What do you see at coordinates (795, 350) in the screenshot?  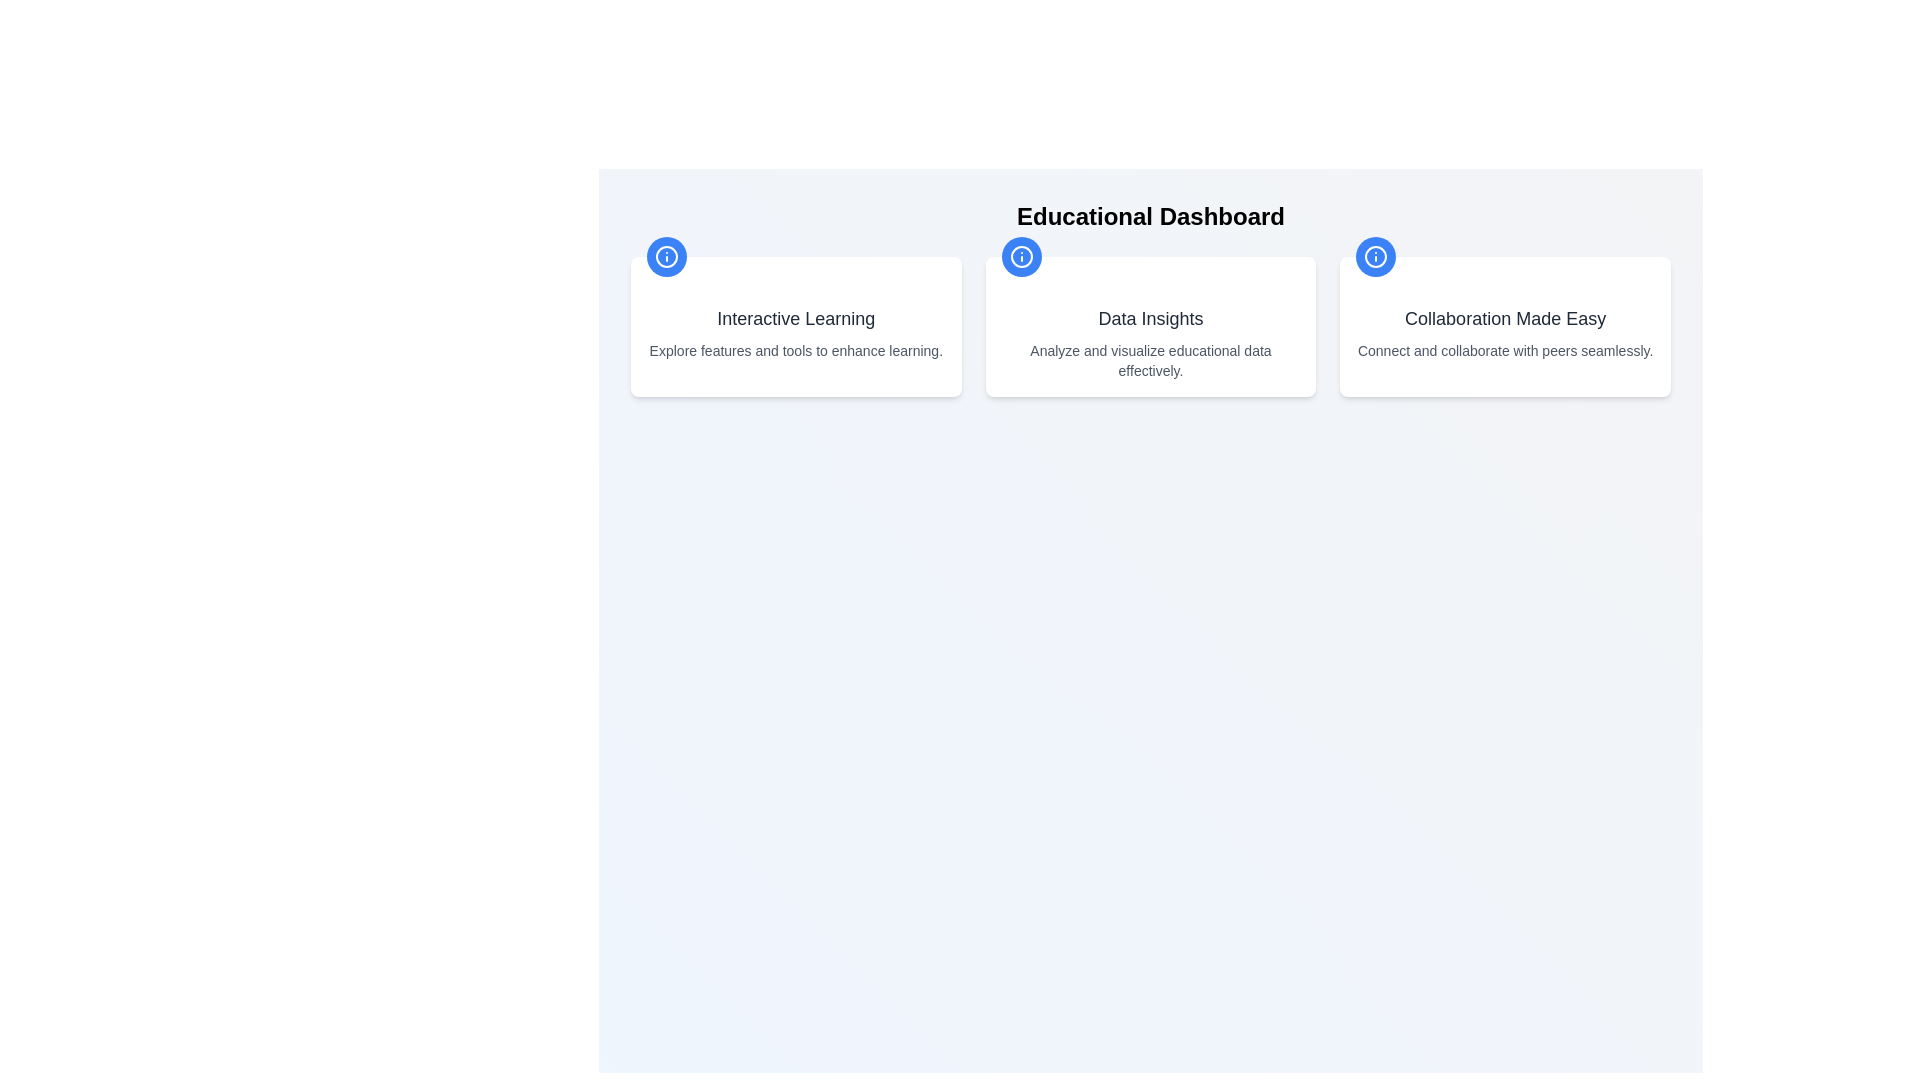 I see `the static text element providing supportive information for the 'Interactive Learning' card, located centrally below its title in the first card of a 3-card layout` at bounding box center [795, 350].